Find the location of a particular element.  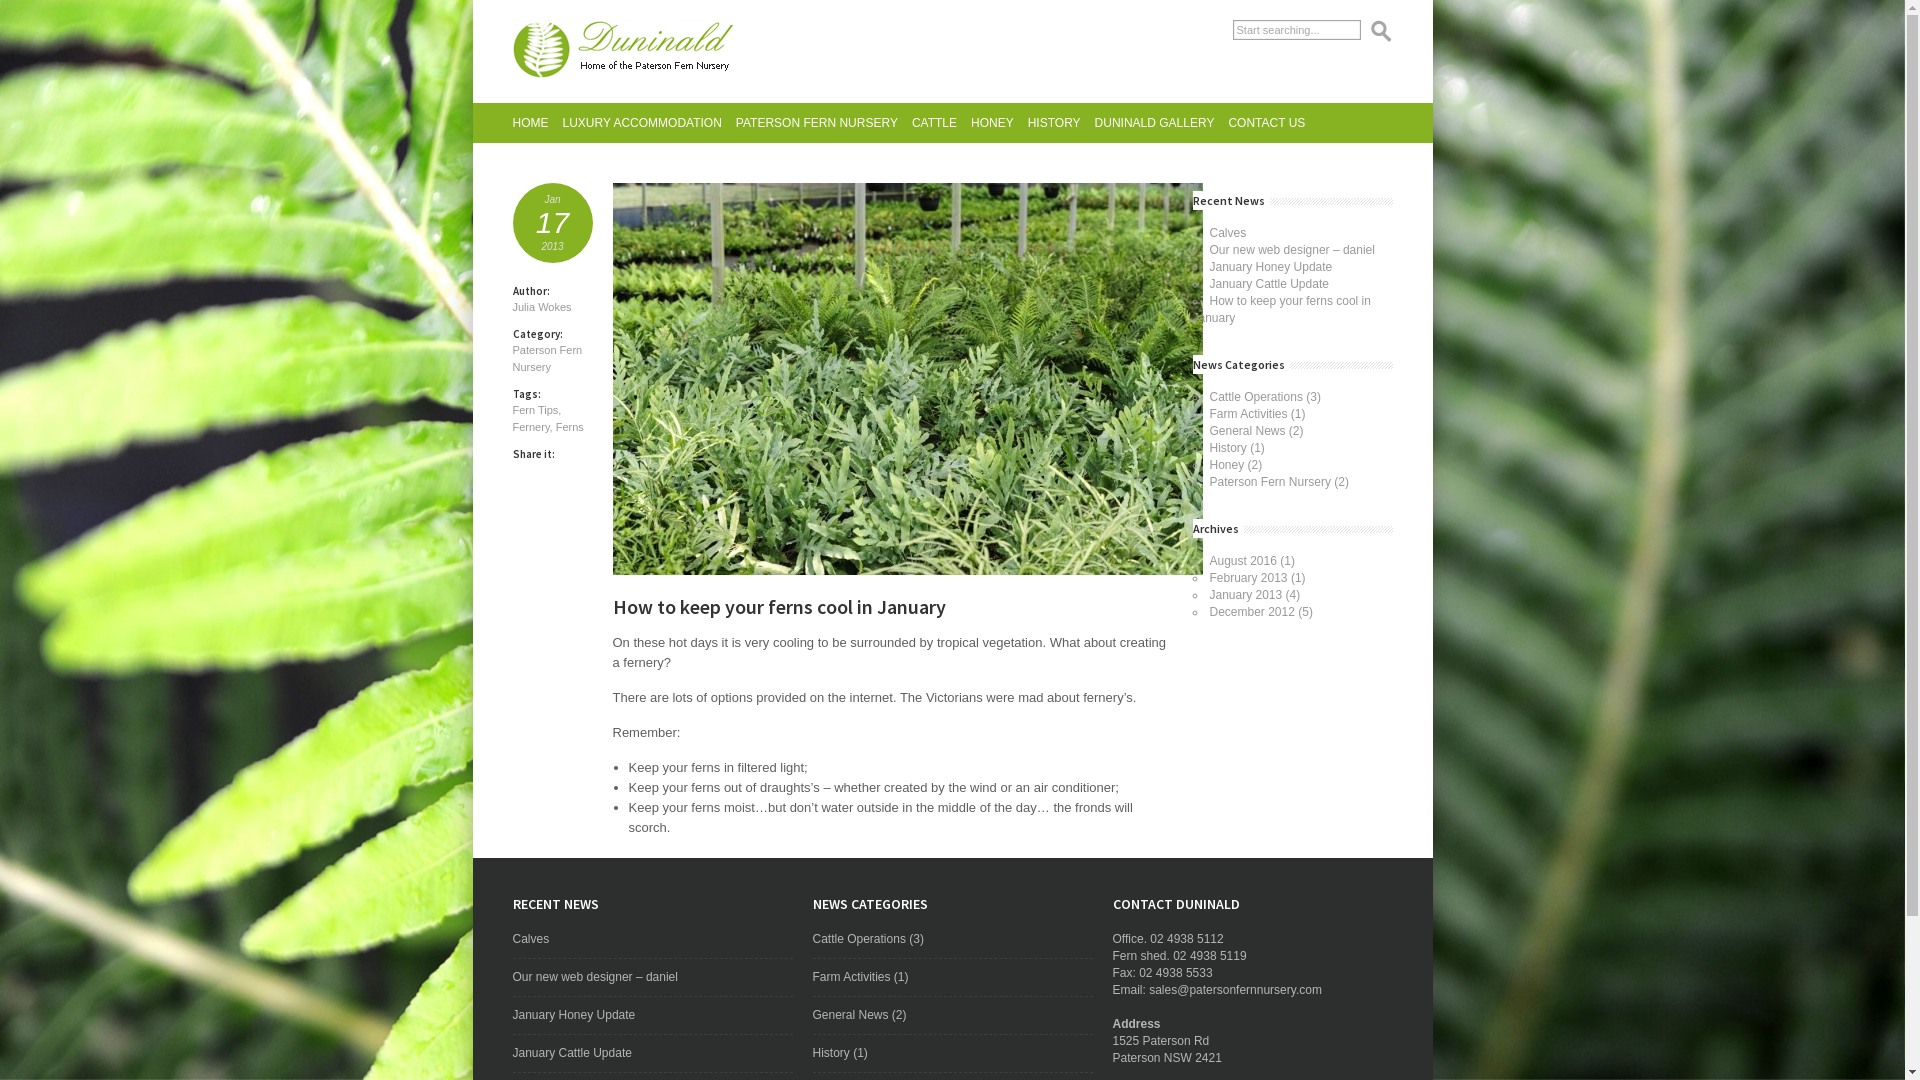

'Ferns' is located at coordinates (569, 426).